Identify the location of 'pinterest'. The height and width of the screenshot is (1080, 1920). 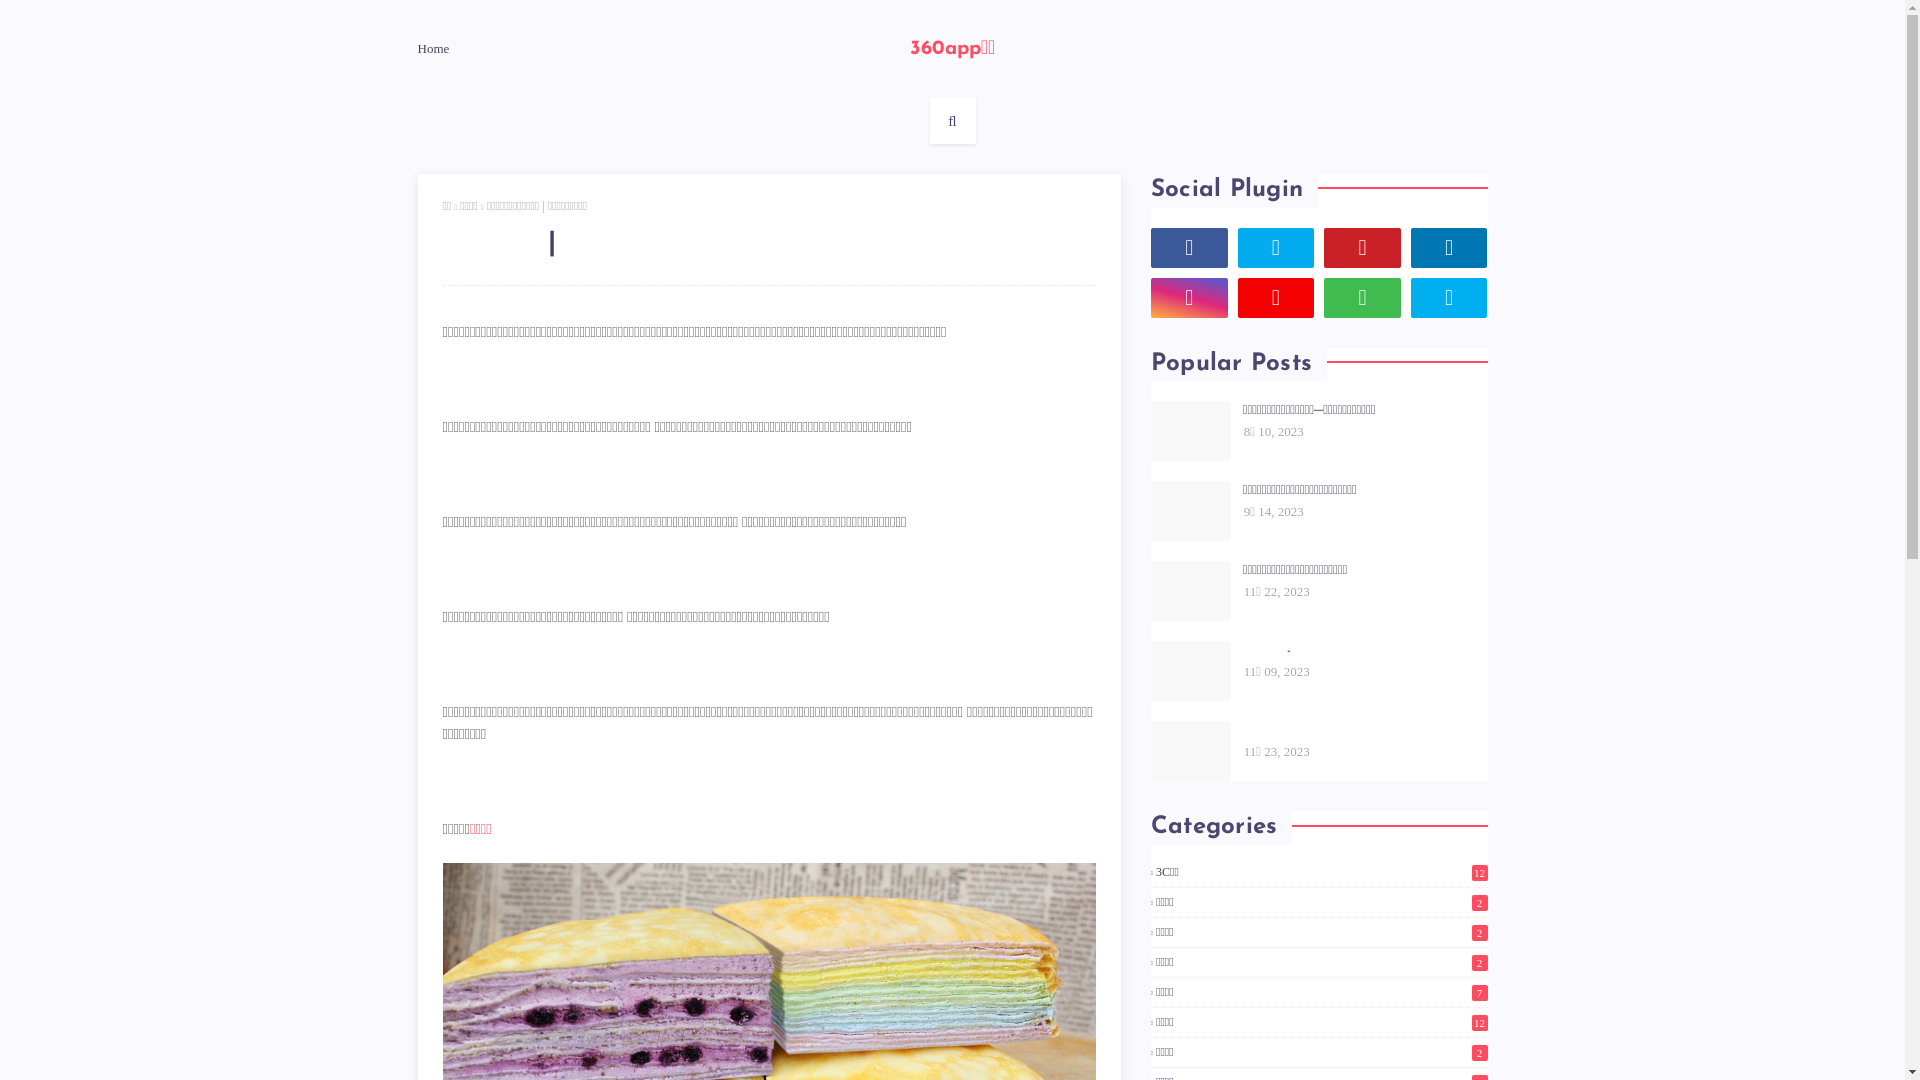
(1361, 246).